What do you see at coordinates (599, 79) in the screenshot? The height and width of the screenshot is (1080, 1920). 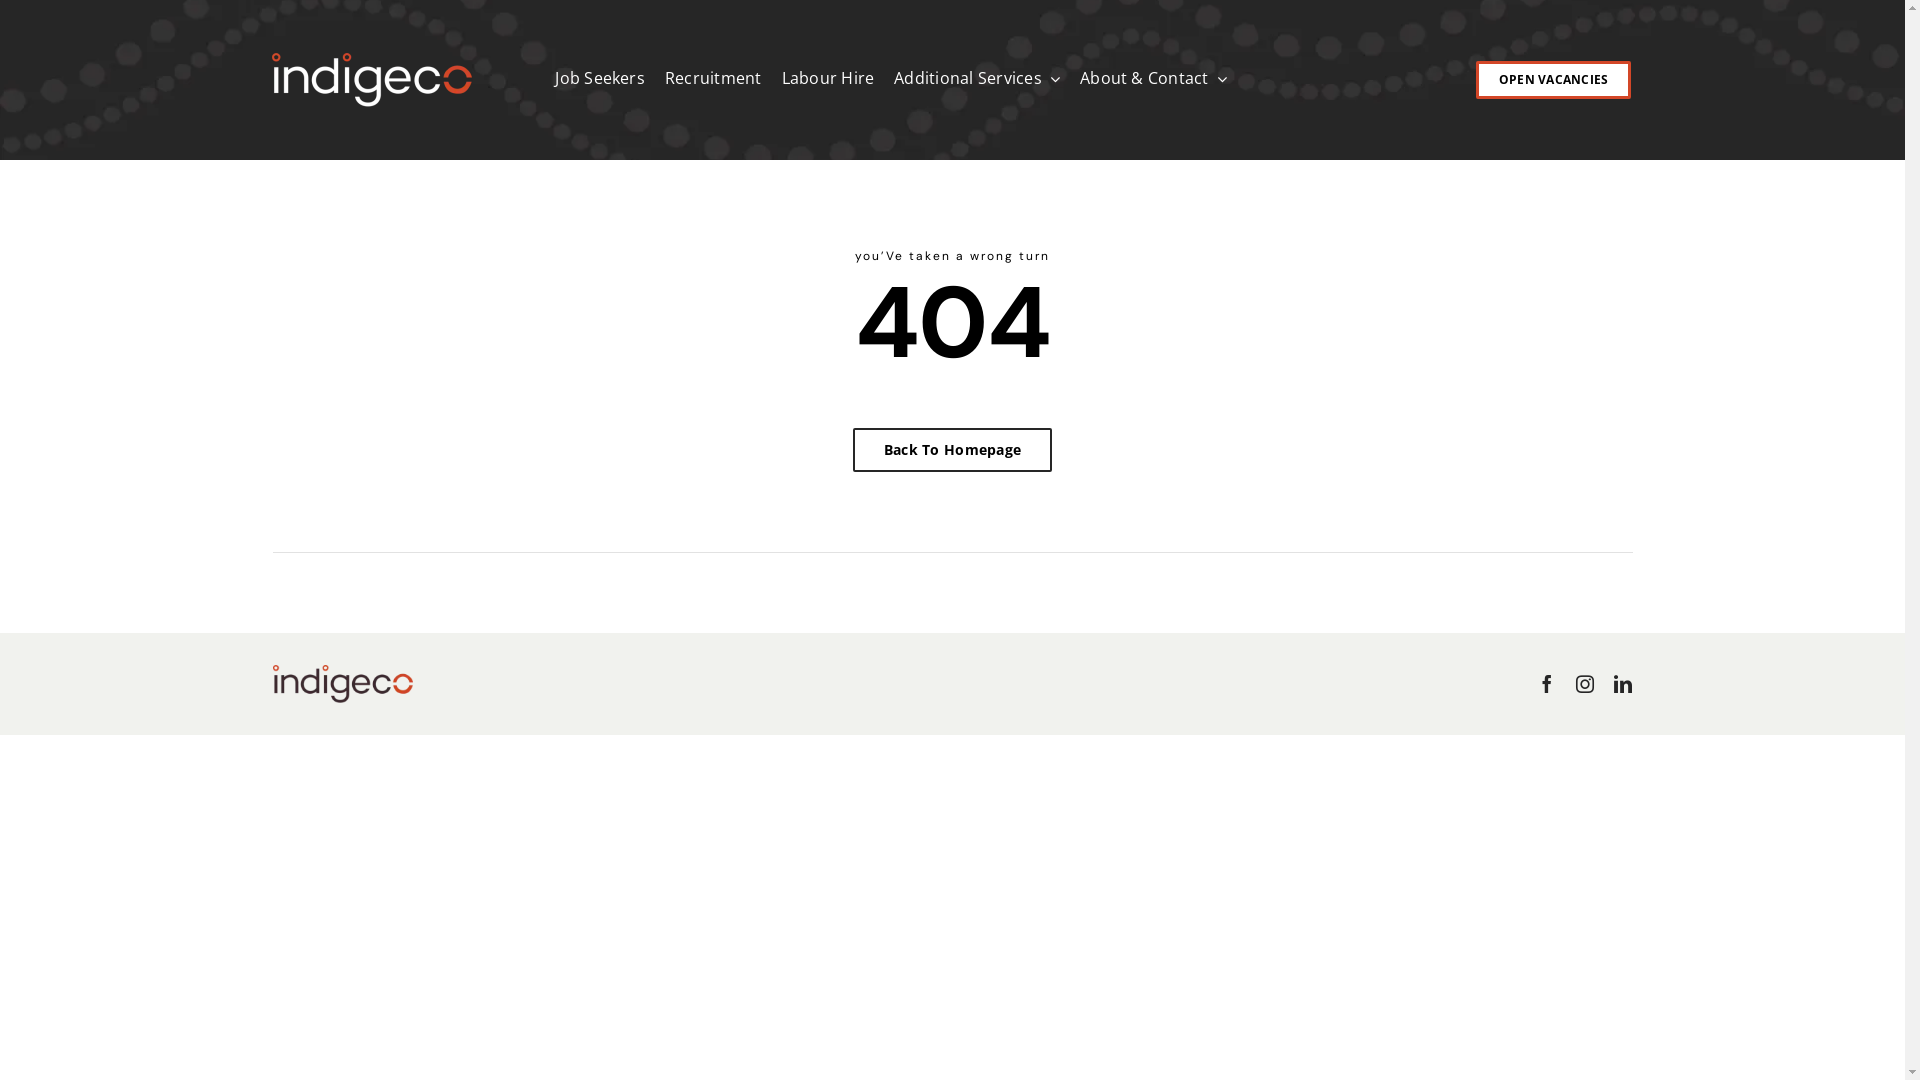 I see `'Job Seekers'` at bounding box center [599, 79].